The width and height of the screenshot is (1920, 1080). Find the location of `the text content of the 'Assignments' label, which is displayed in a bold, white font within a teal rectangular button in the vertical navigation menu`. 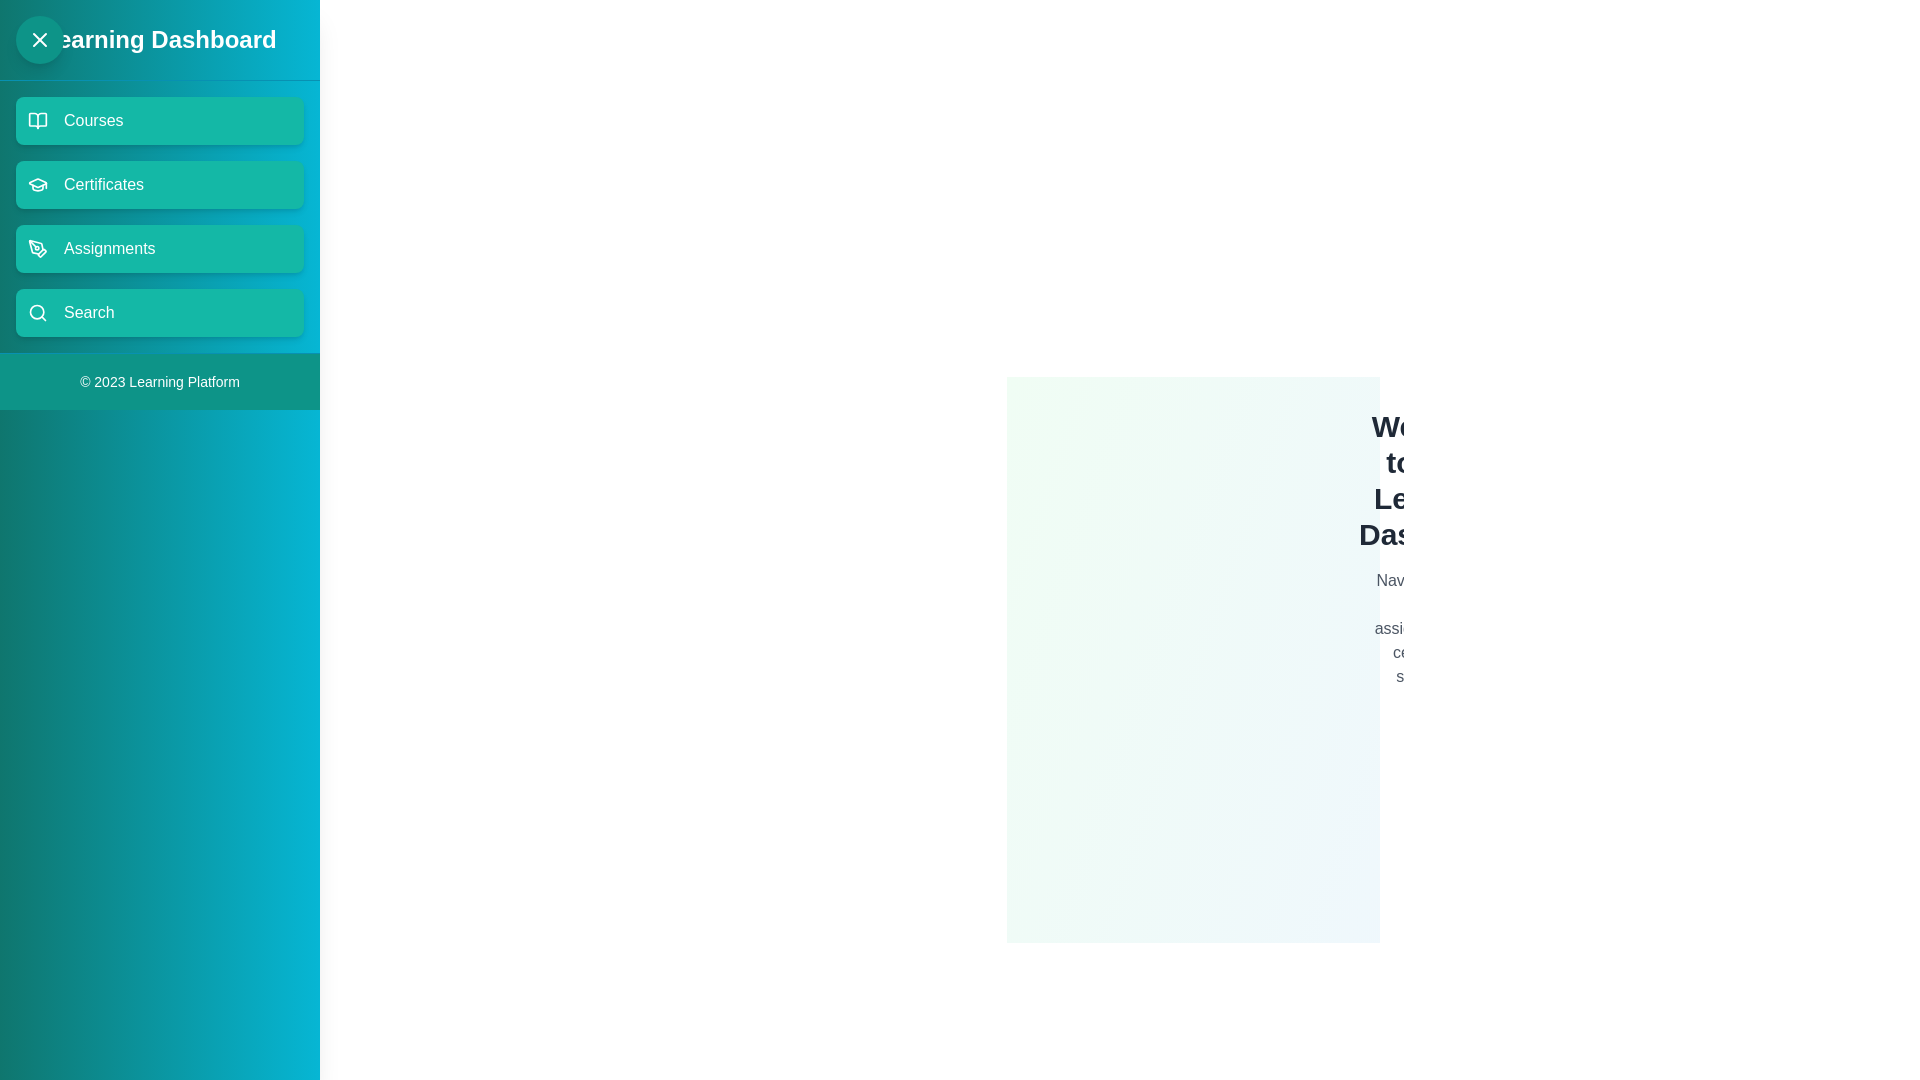

the text content of the 'Assignments' label, which is displayed in a bold, white font within a teal rectangular button in the vertical navigation menu is located at coordinates (108, 248).